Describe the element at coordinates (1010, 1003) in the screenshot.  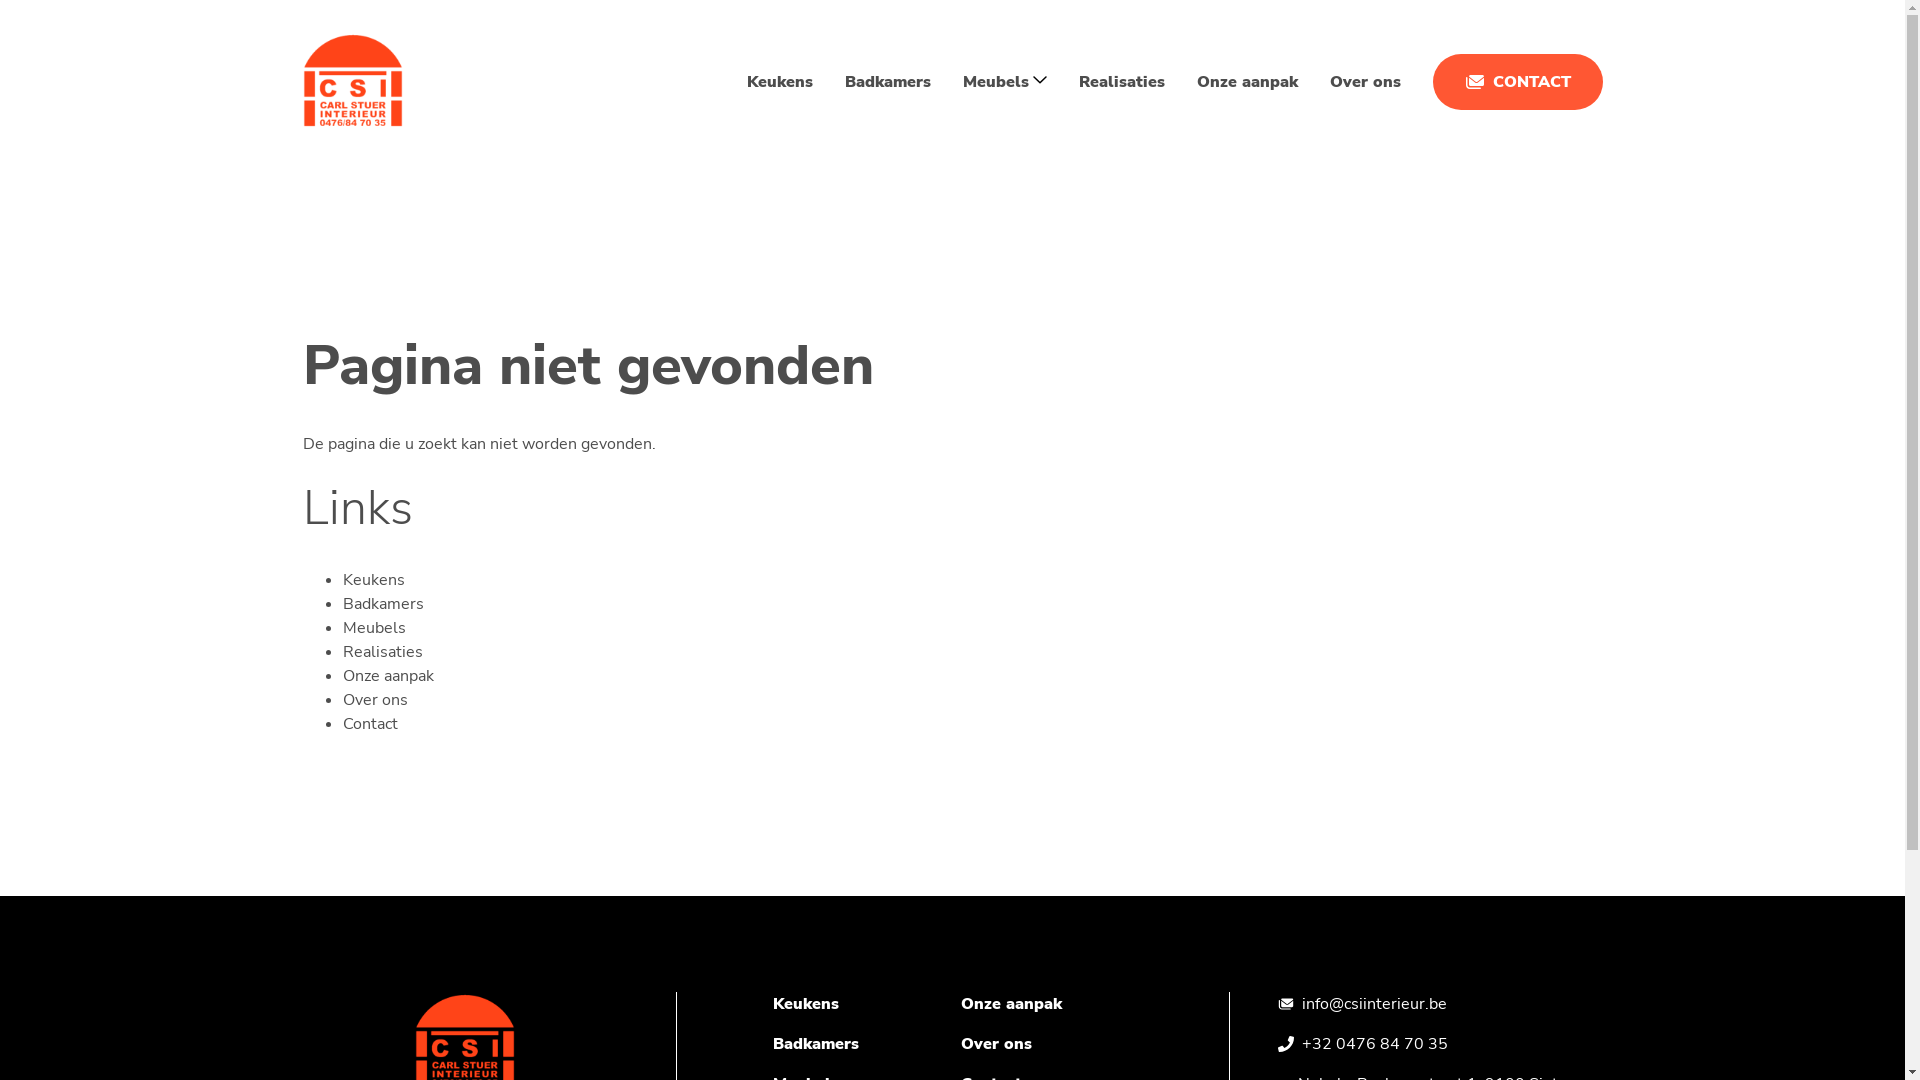
I see `'Onze aanpak'` at that location.